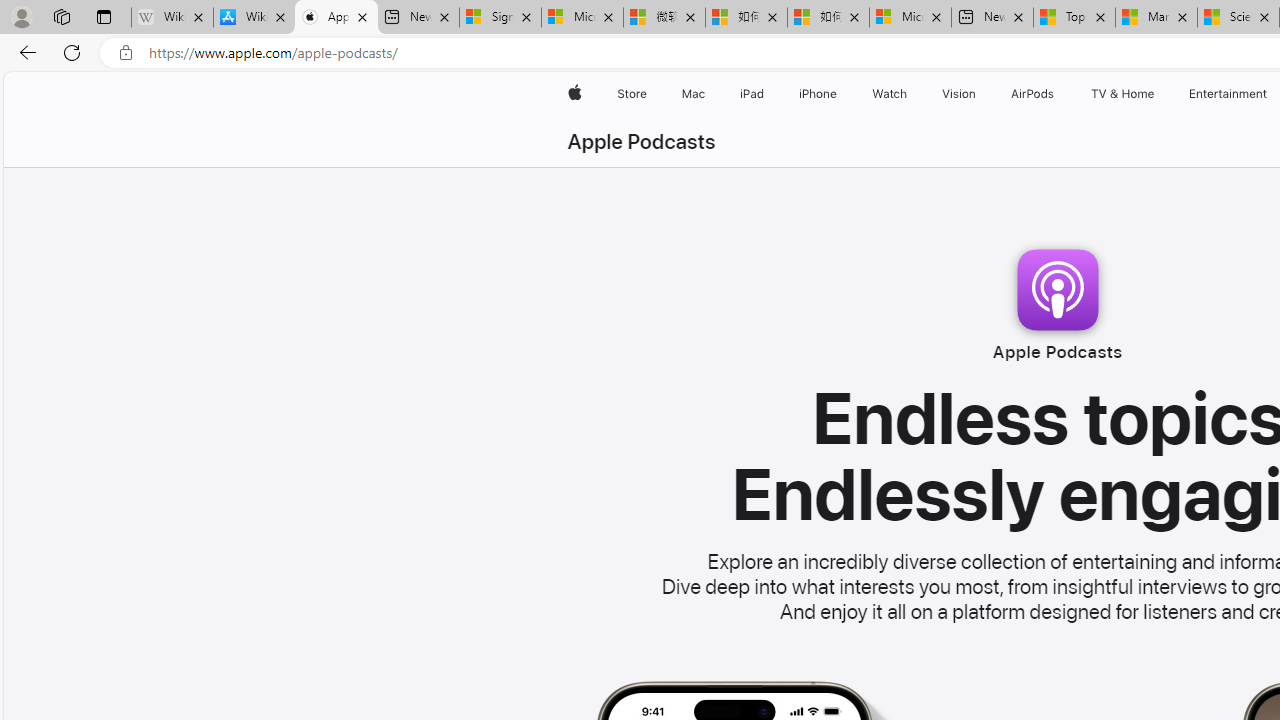 The image size is (1280, 720). What do you see at coordinates (573, 93) in the screenshot?
I see `'Apple'` at bounding box center [573, 93].